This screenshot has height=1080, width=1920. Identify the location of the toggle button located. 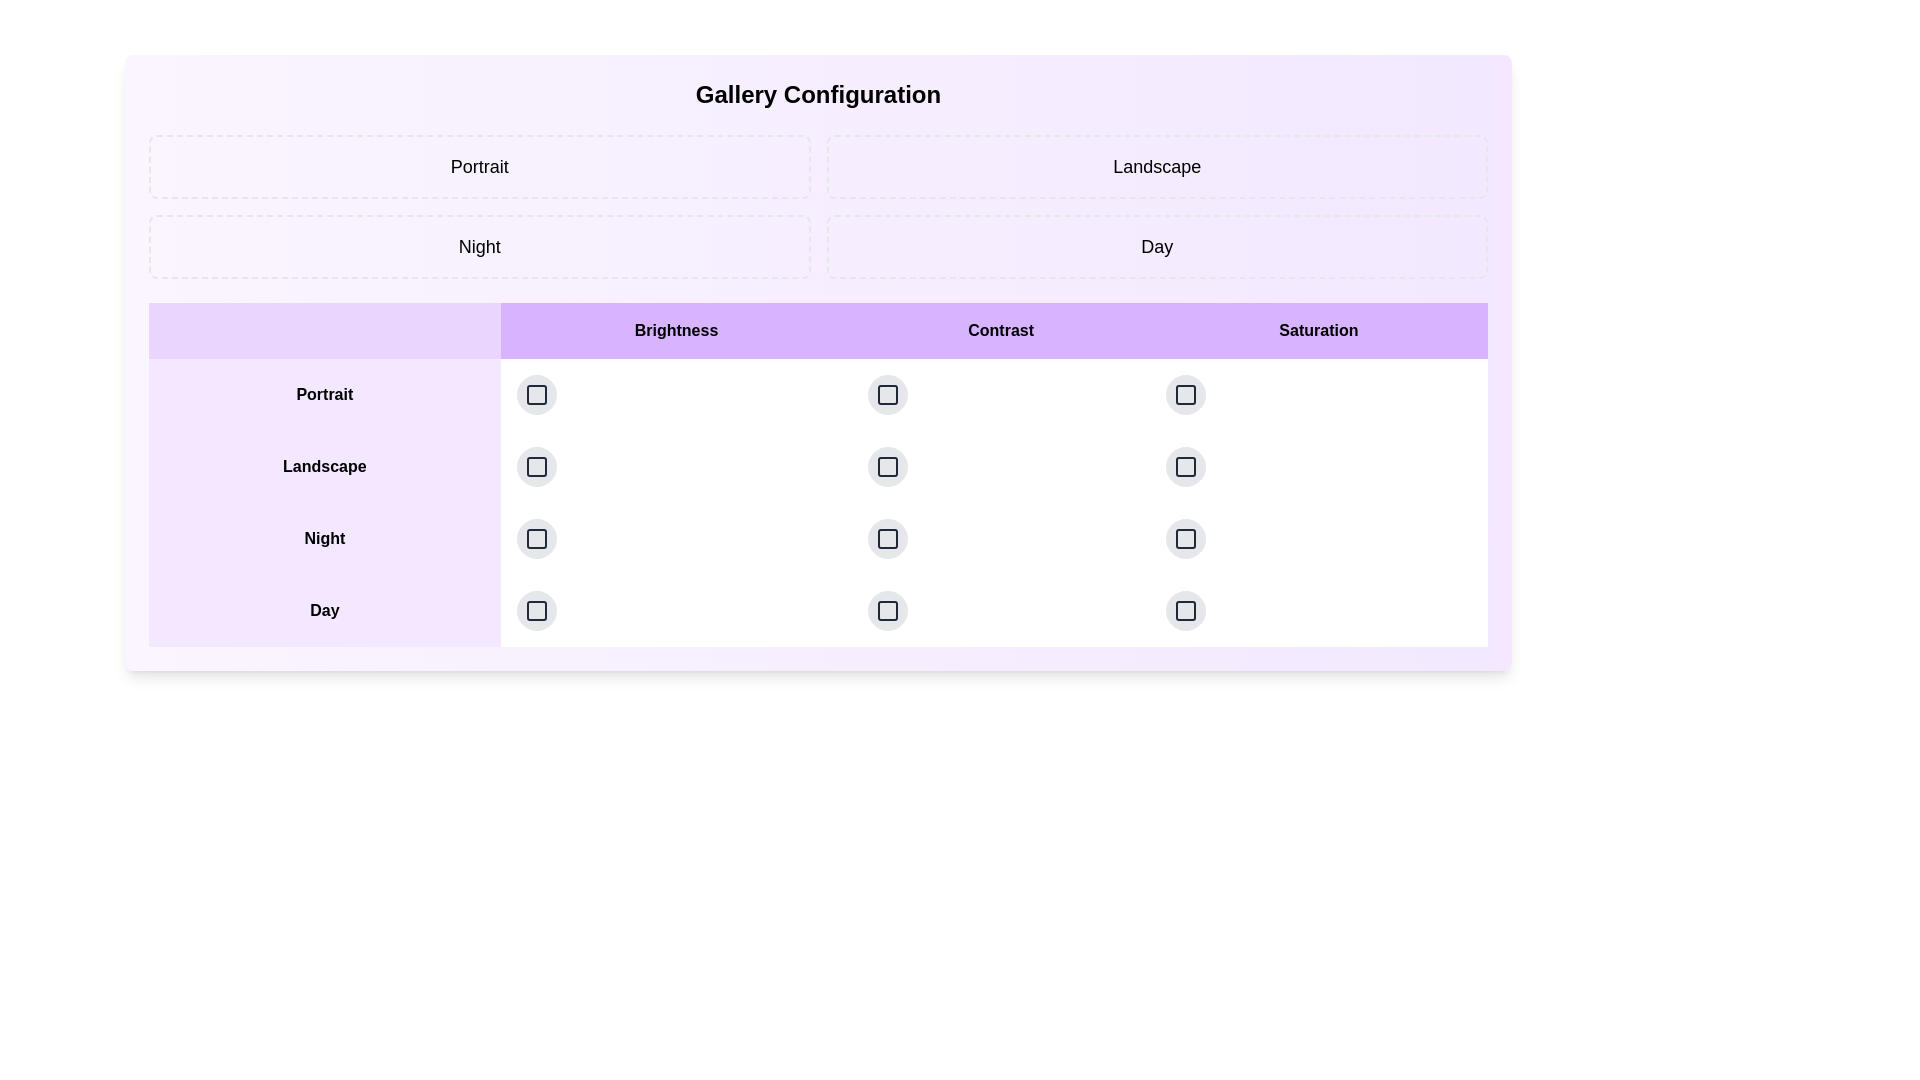
(887, 466).